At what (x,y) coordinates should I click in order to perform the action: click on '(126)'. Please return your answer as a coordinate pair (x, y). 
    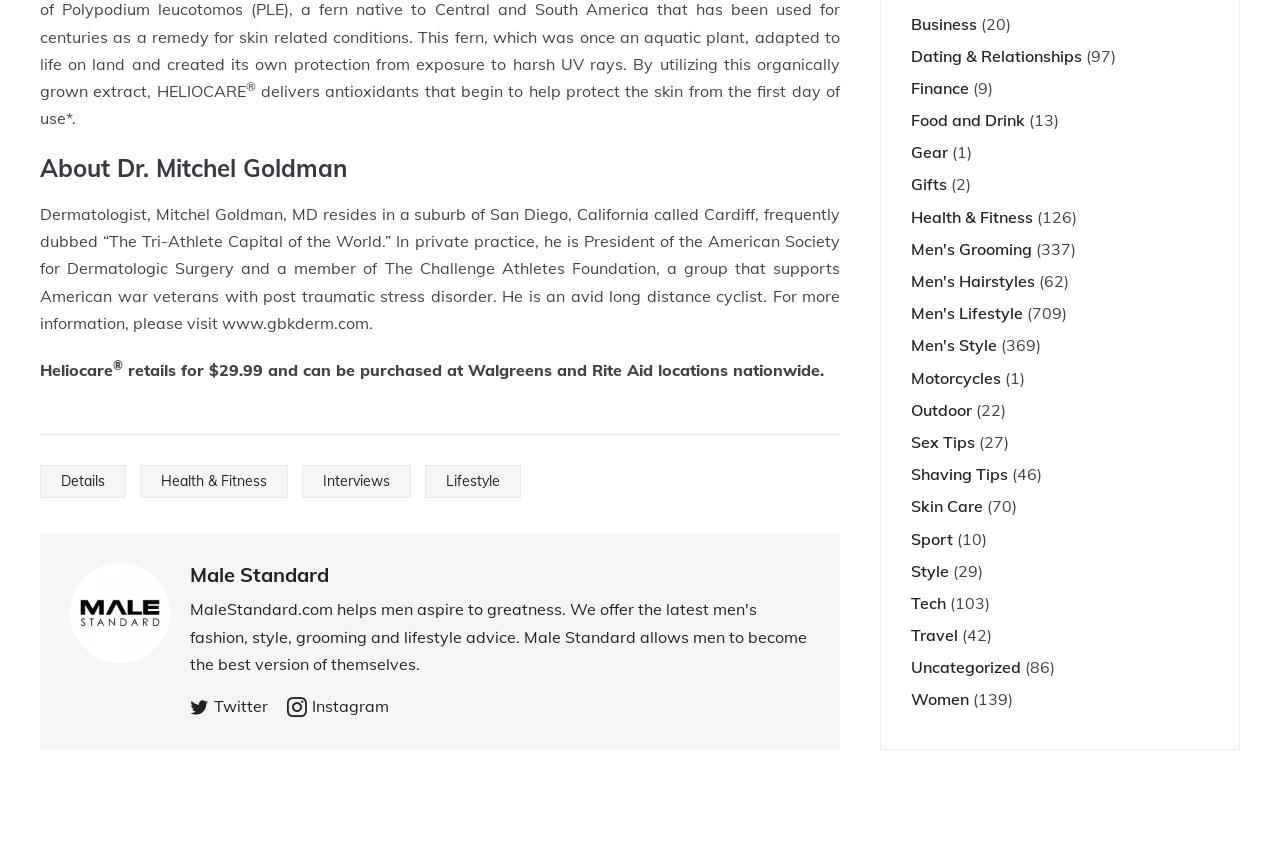
    Looking at the image, I should click on (1053, 216).